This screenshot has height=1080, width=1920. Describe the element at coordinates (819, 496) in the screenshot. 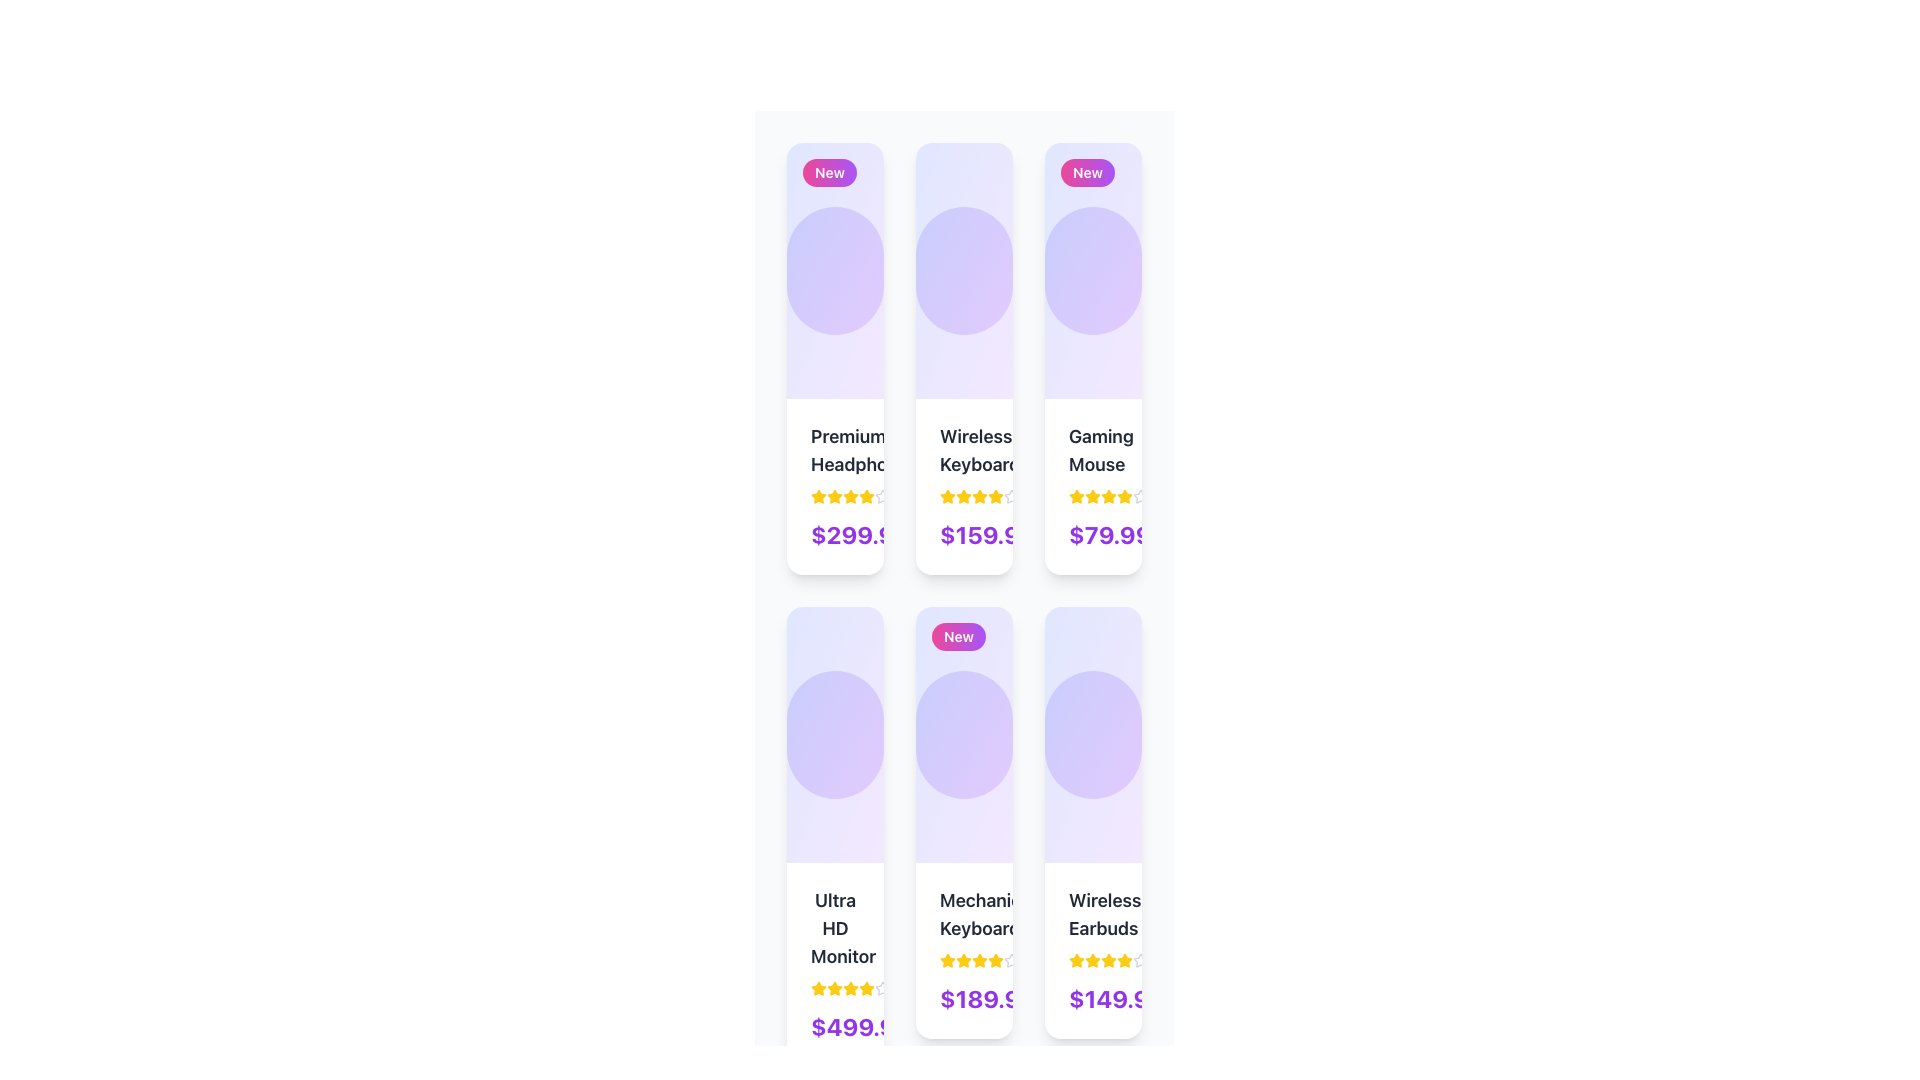

I see `the first yellow star icon in the rating component of the first product card to inspect its function` at that location.